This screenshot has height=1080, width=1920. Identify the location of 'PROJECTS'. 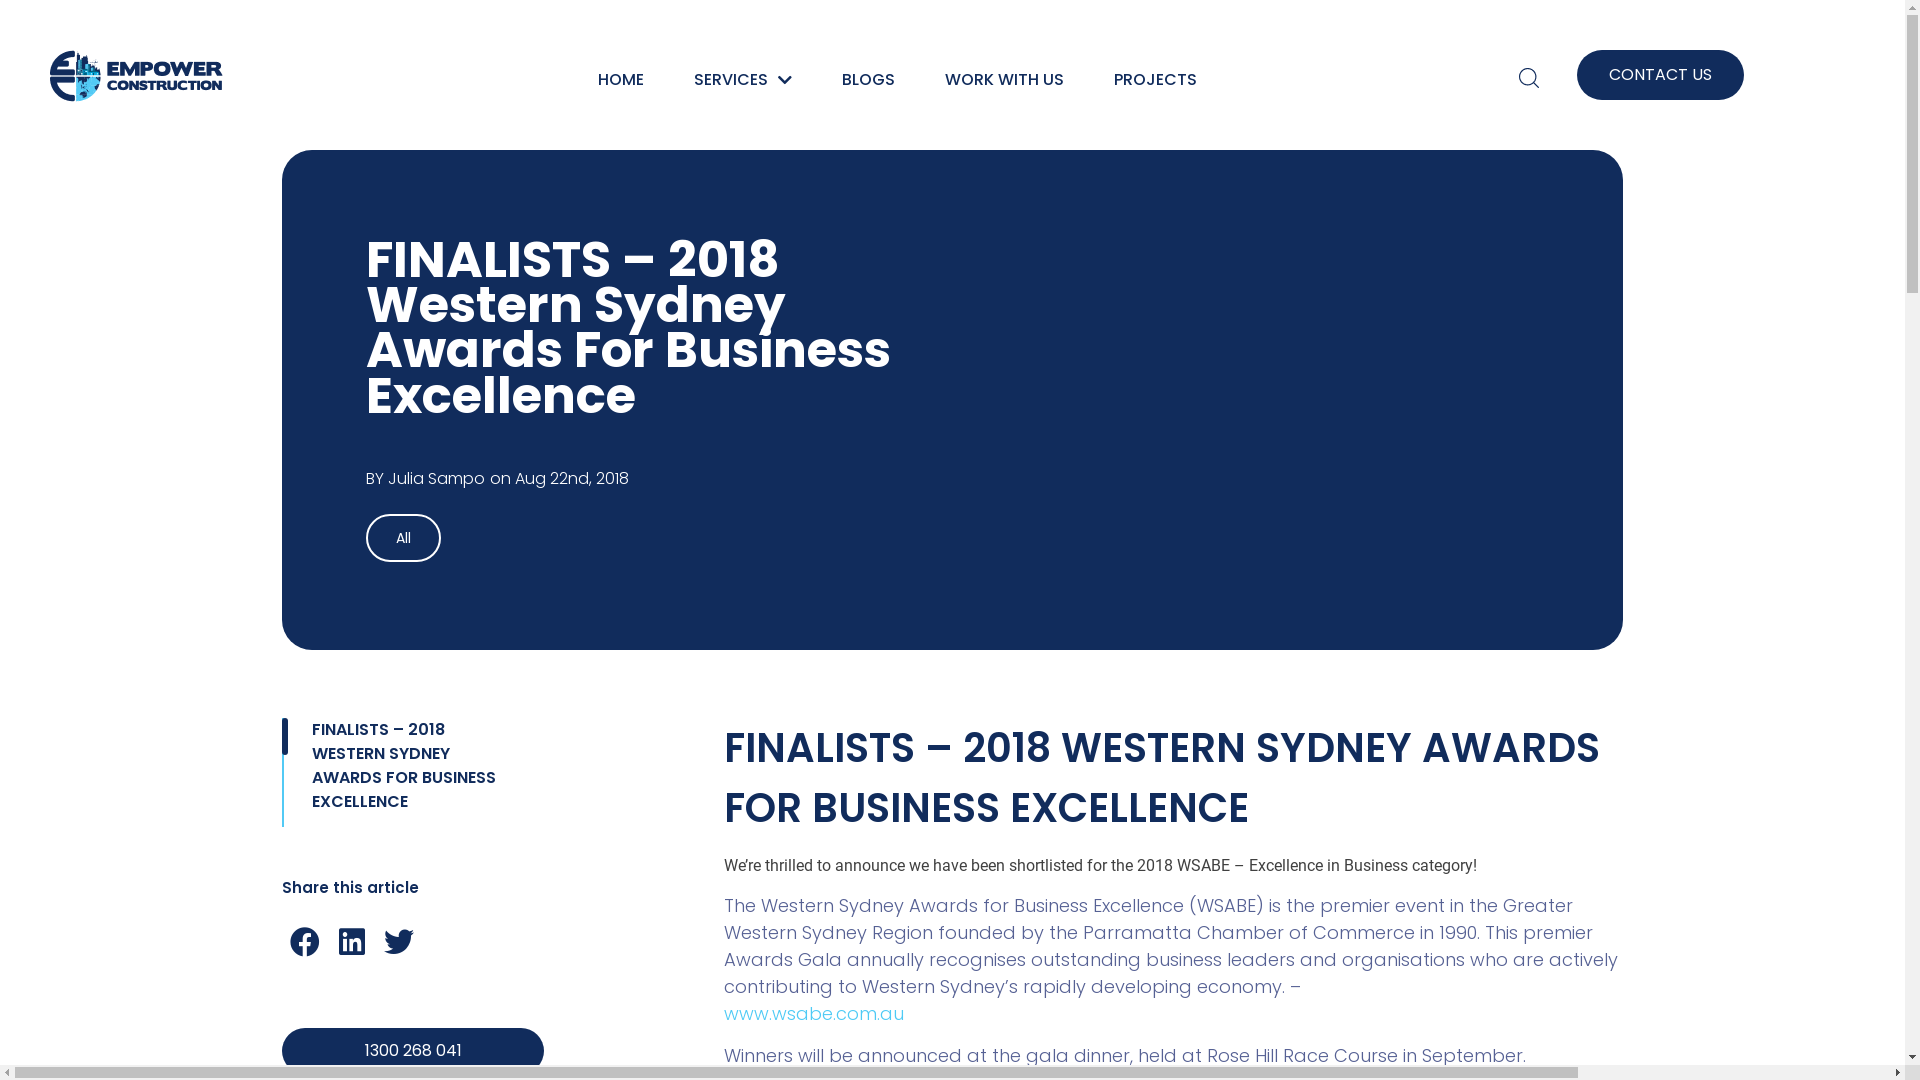
(1155, 76).